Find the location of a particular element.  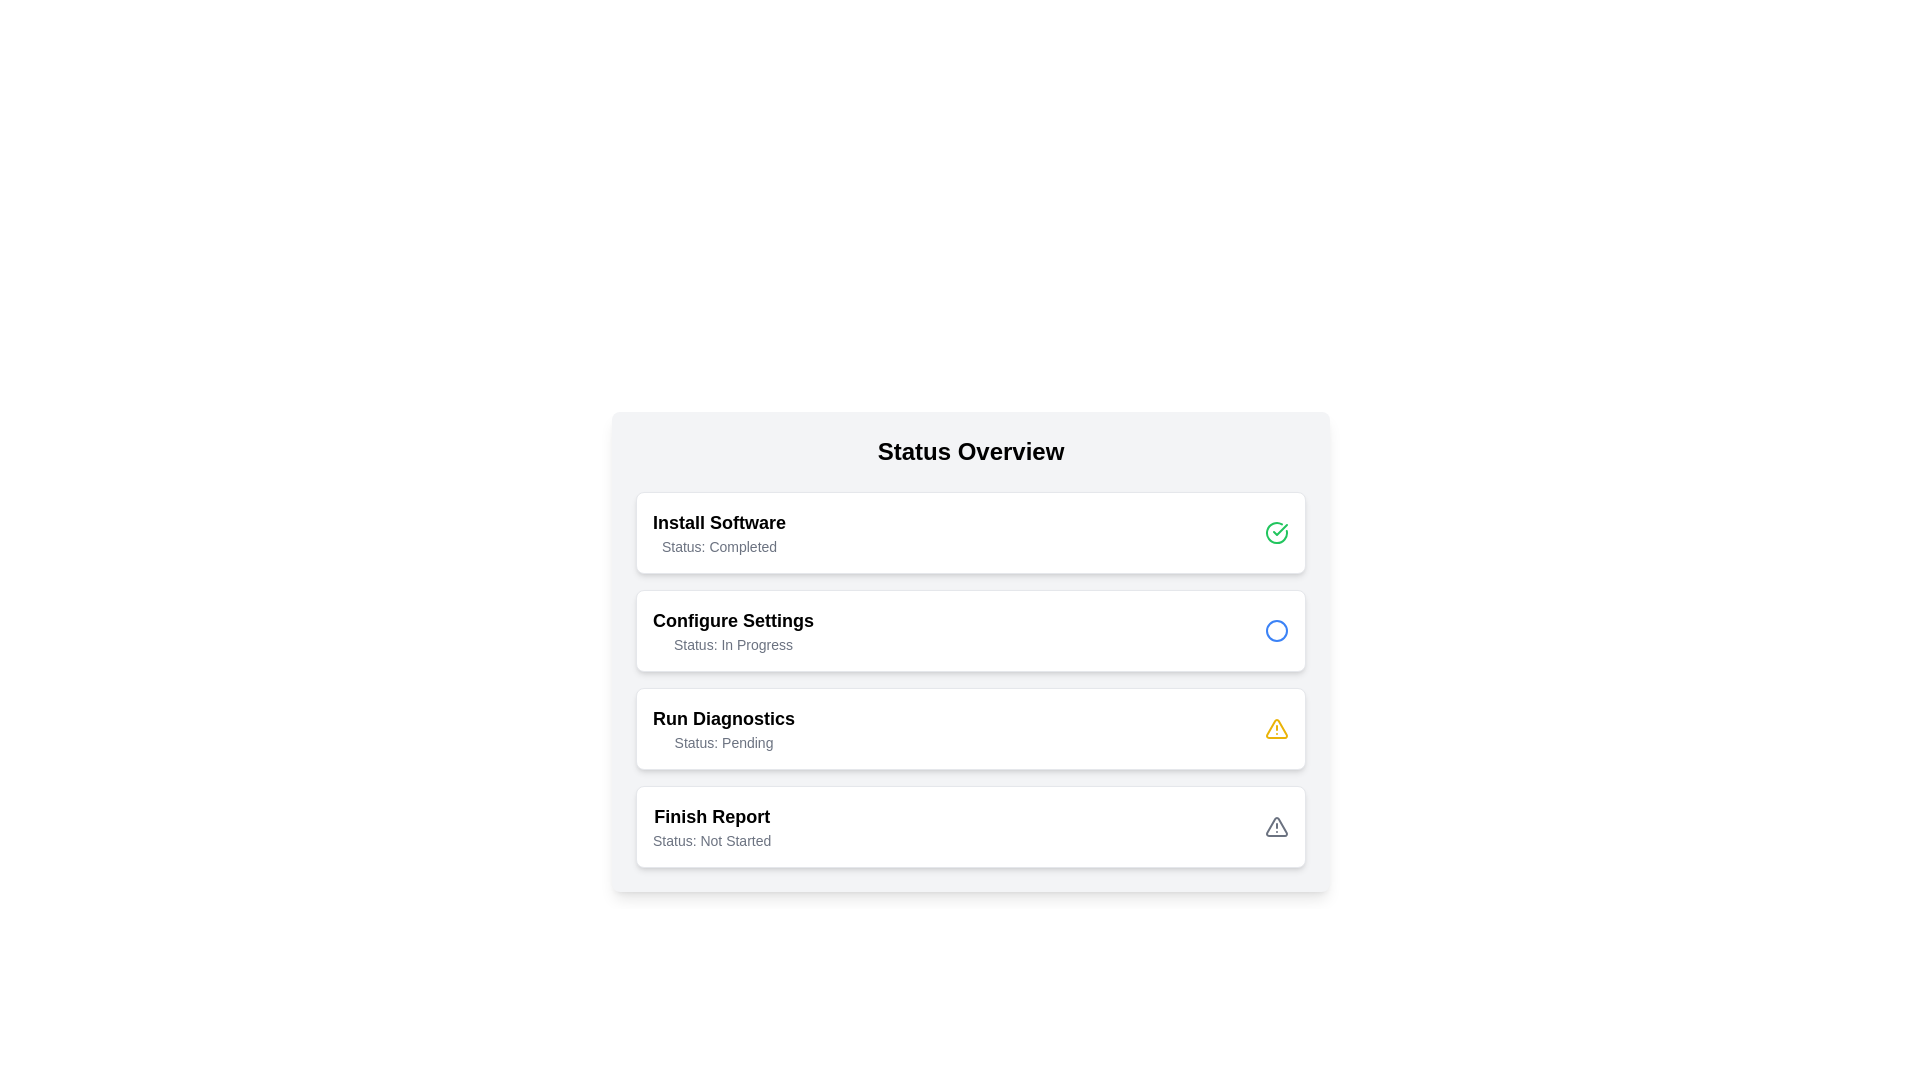

the green circular icon with a white checkmark located on the right side of the 'Install Software' item in the 'Status Overview' section is located at coordinates (1275, 531).